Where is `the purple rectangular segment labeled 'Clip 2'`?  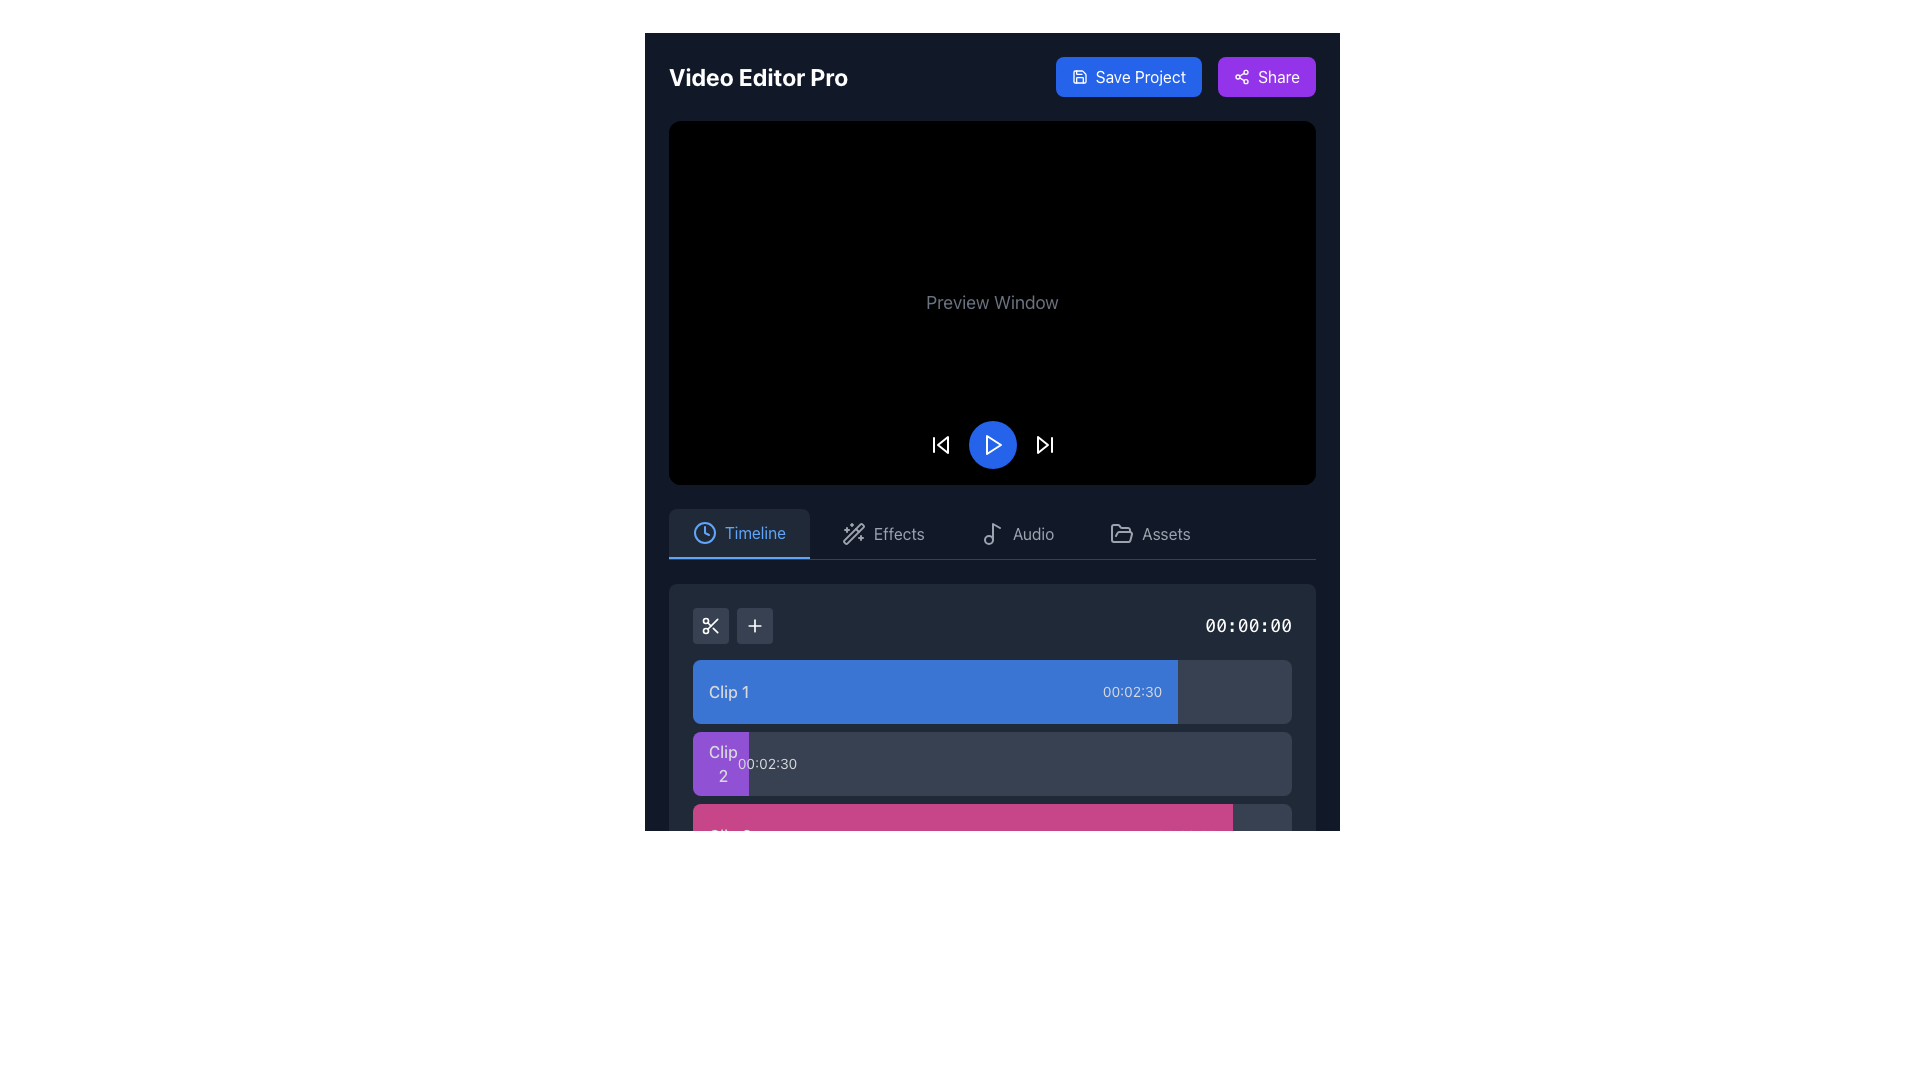
the purple rectangular segment labeled 'Clip 2' is located at coordinates (720, 763).